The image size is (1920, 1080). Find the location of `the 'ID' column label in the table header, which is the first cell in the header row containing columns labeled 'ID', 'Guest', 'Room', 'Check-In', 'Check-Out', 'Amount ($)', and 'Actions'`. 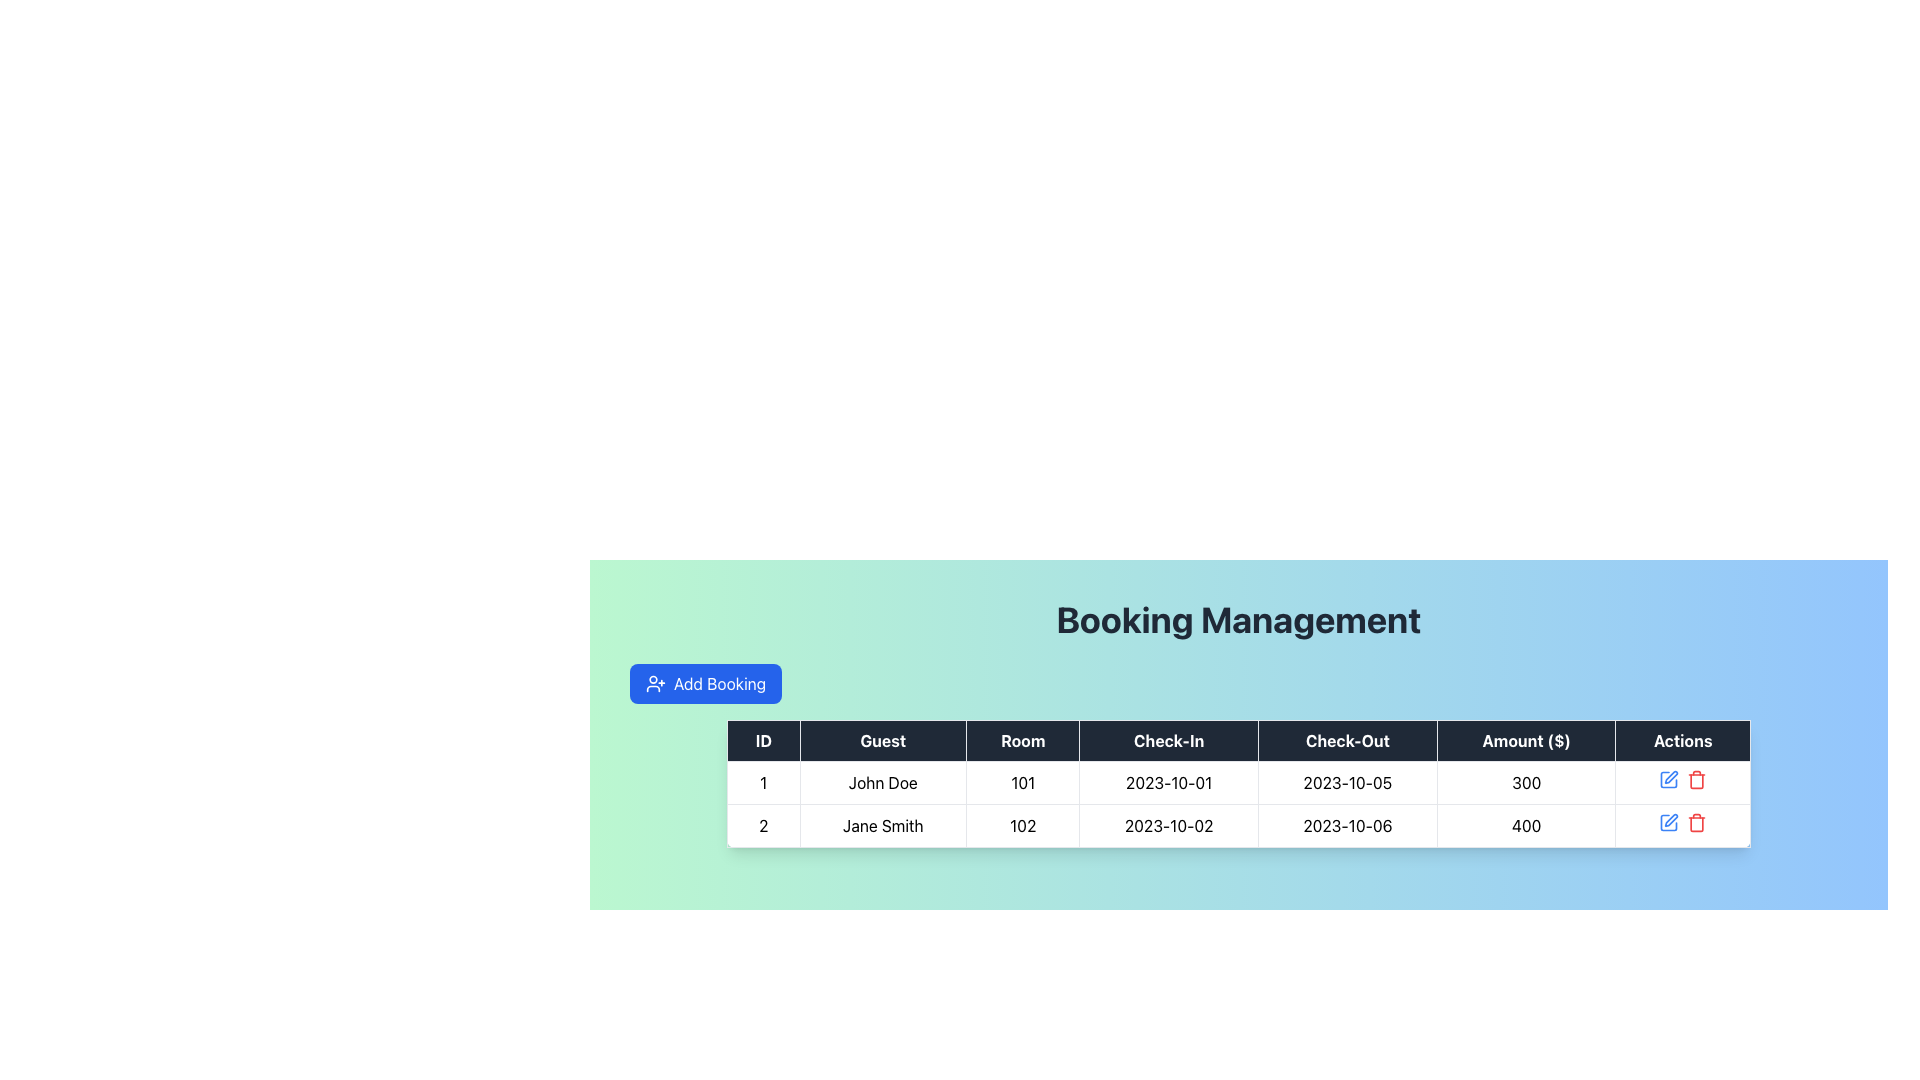

the 'ID' column label in the table header, which is the first cell in the header row containing columns labeled 'ID', 'Guest', 'Room', 'Check-In', 'Check-Out', 'Amount ($)', and 'Actions' is located at coordinates (762, 740).